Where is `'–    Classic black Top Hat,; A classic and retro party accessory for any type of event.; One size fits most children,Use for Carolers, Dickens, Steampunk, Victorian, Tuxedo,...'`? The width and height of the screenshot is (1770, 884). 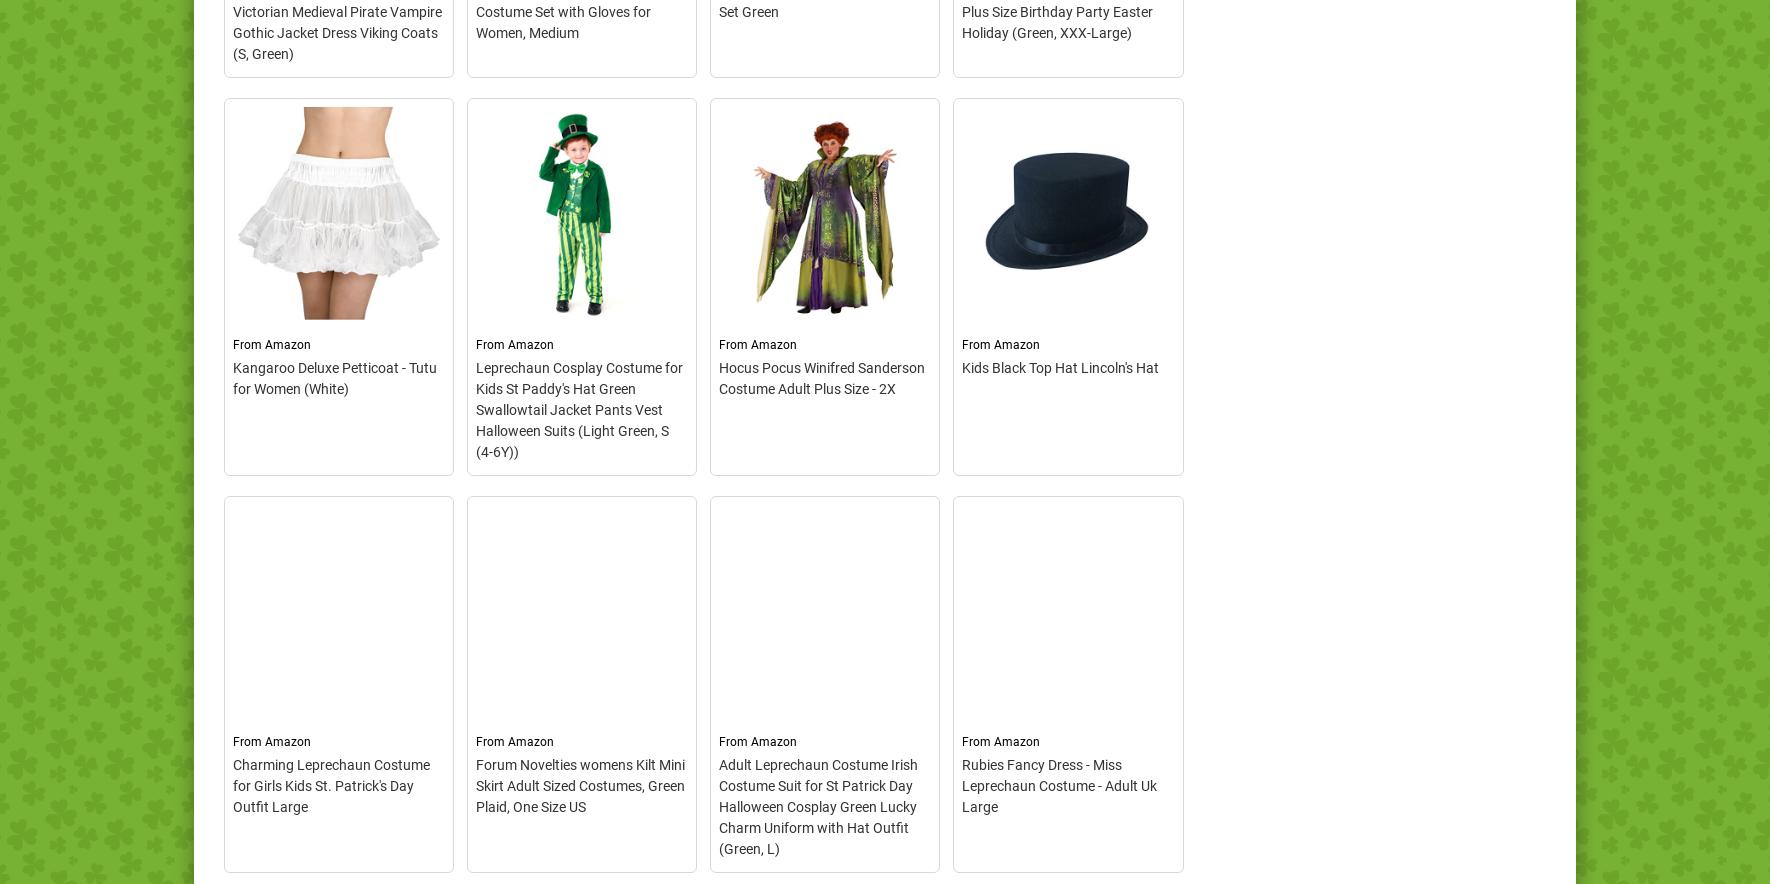
'–    Classic black Top Hat,; A classic and retro party accessory for any type of event.; One size fits most children,Use for Carolers, Dickens, Steampunk, Victorian, Tuxedo,...' is located at coordinates (1065, 718).